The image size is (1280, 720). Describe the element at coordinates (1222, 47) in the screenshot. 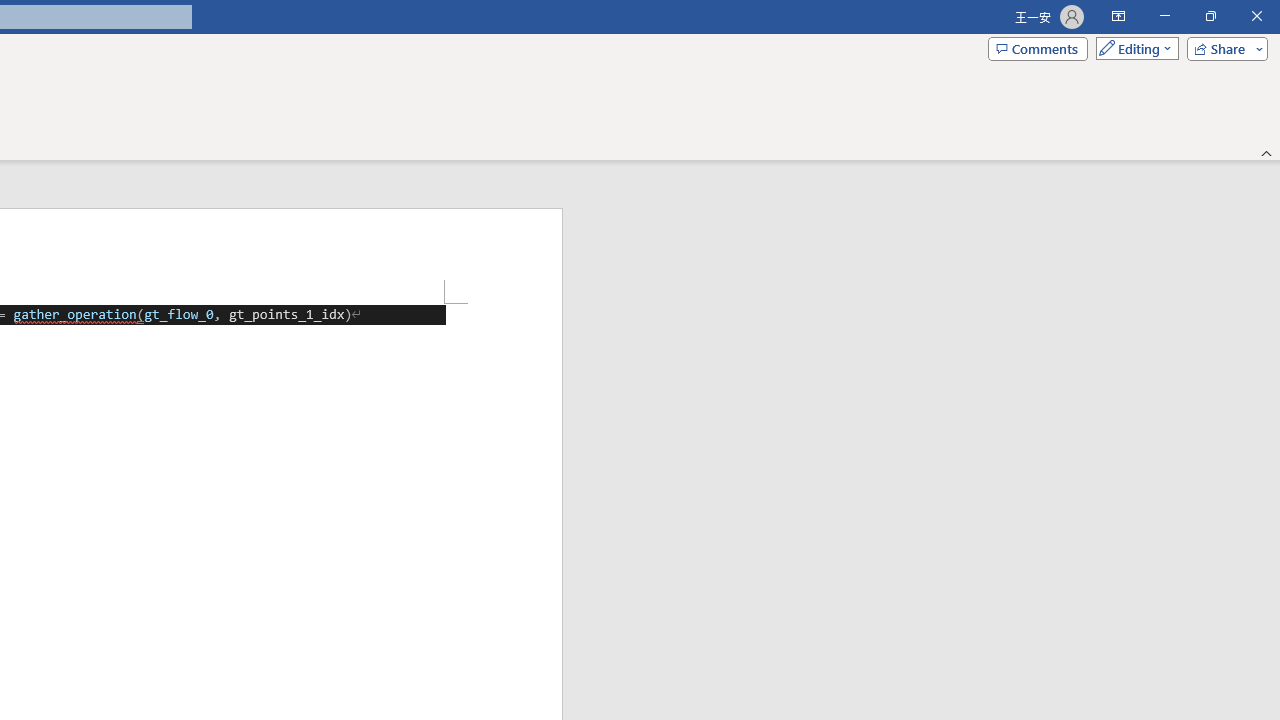

I see `'Share'` at that location.